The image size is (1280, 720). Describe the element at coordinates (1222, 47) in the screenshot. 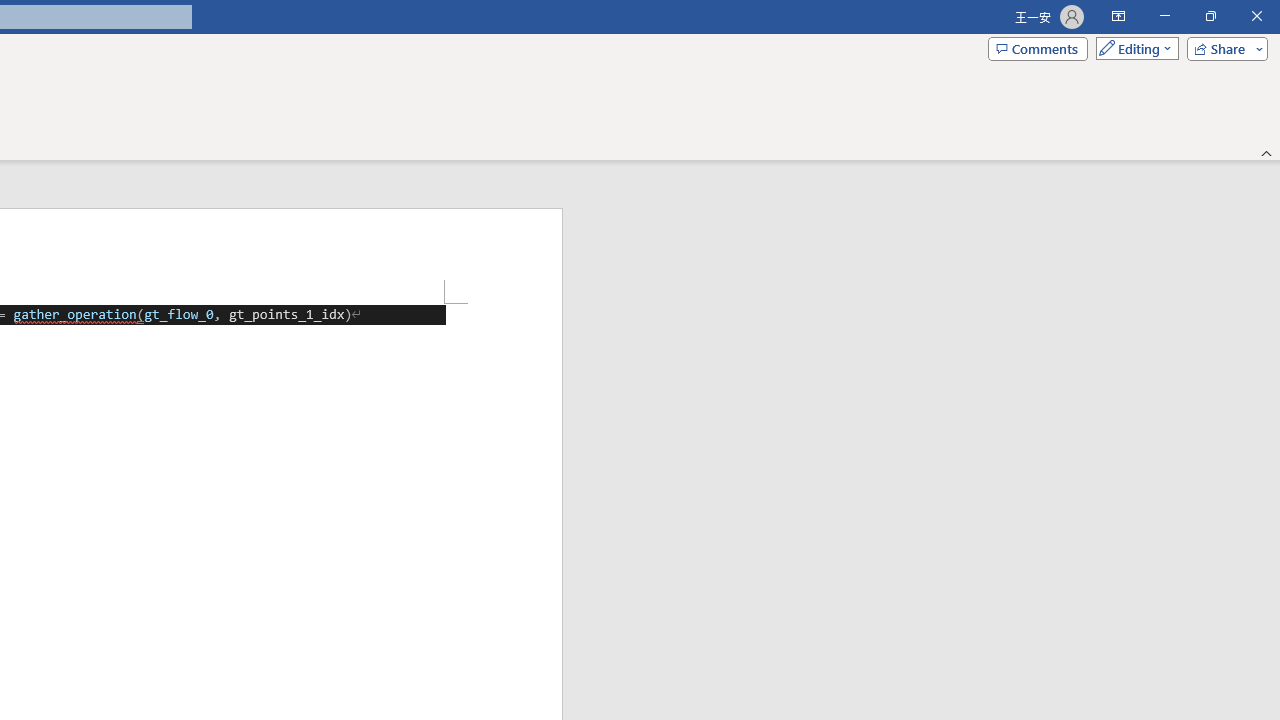

I see `'Share'` at that location.